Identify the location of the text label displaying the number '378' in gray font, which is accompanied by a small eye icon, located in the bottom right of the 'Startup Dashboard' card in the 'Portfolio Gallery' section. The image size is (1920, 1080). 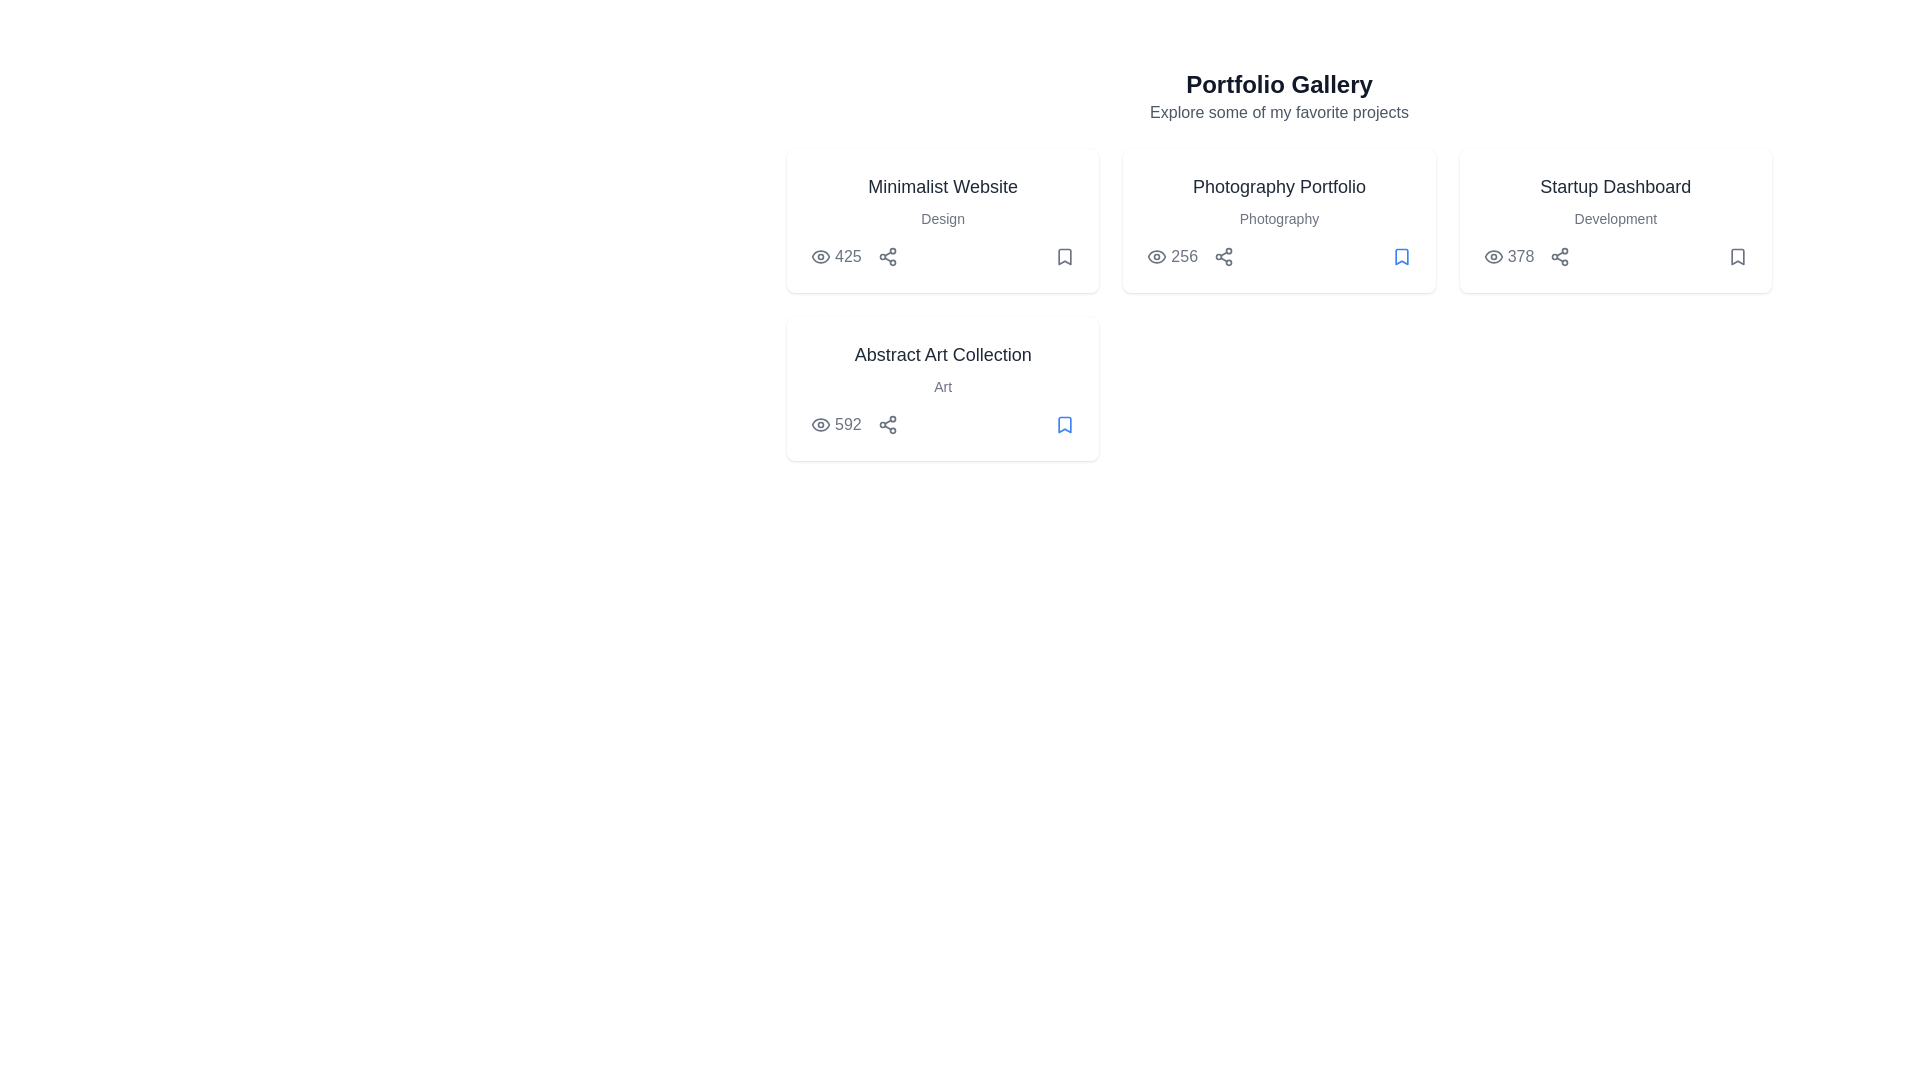
(1508, 256).